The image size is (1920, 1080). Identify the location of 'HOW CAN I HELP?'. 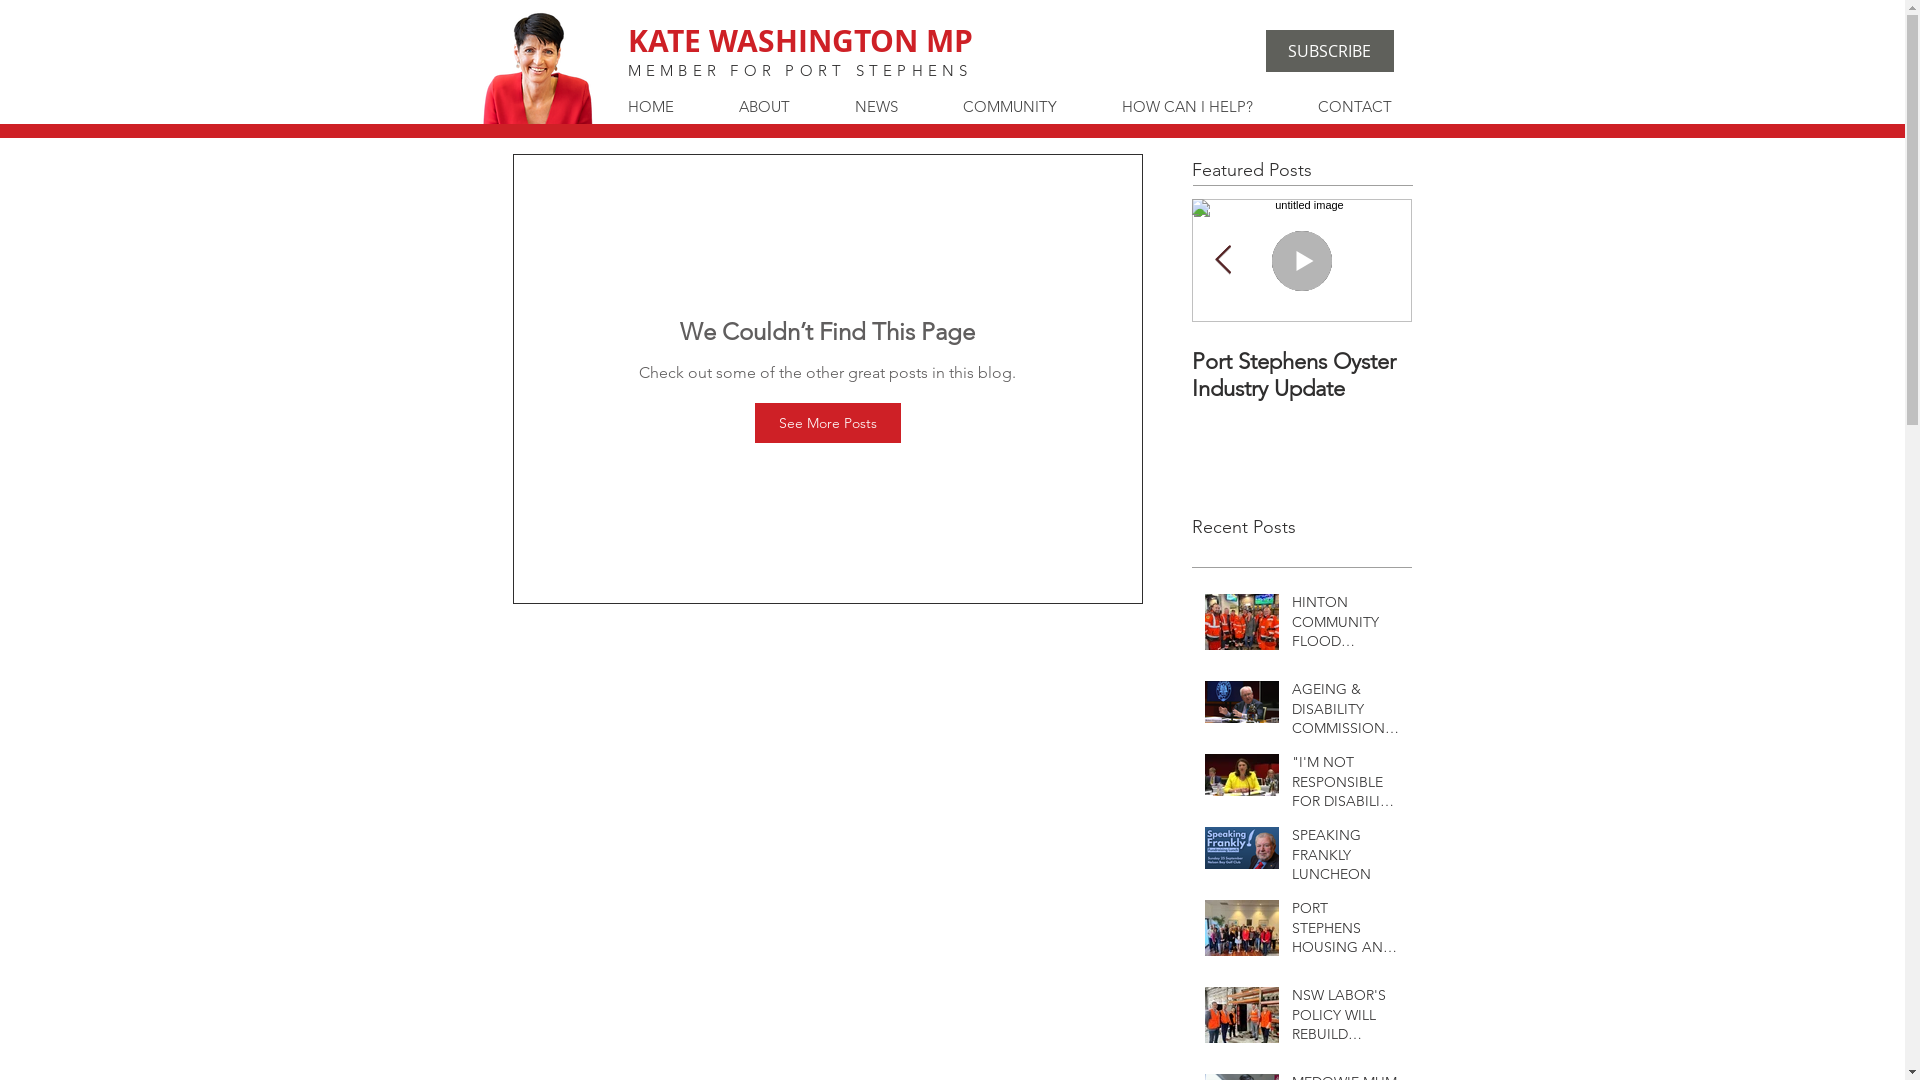
(1203, 107).